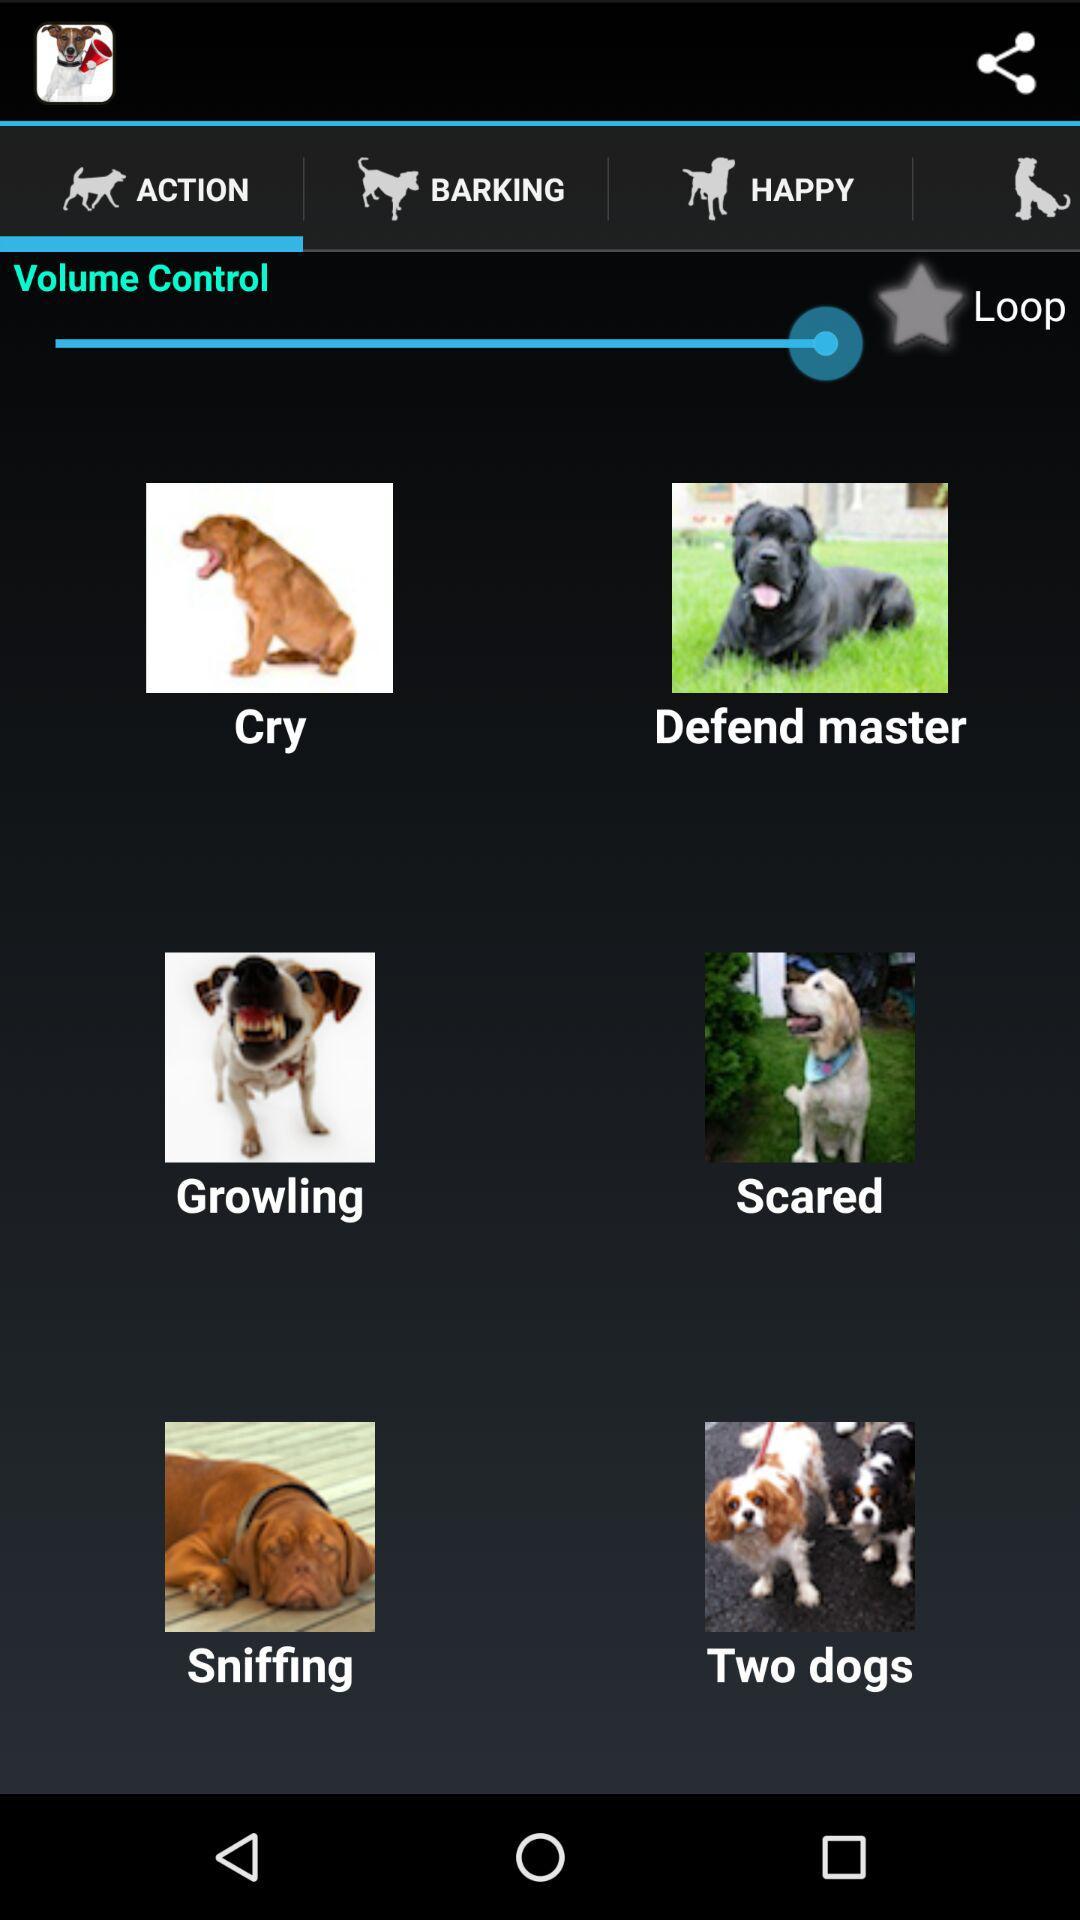 The image size is (1080, 1920). Describe the element at coordinates (810, 1557) in the screenshot. I see `the item next to sniffing` at that location.